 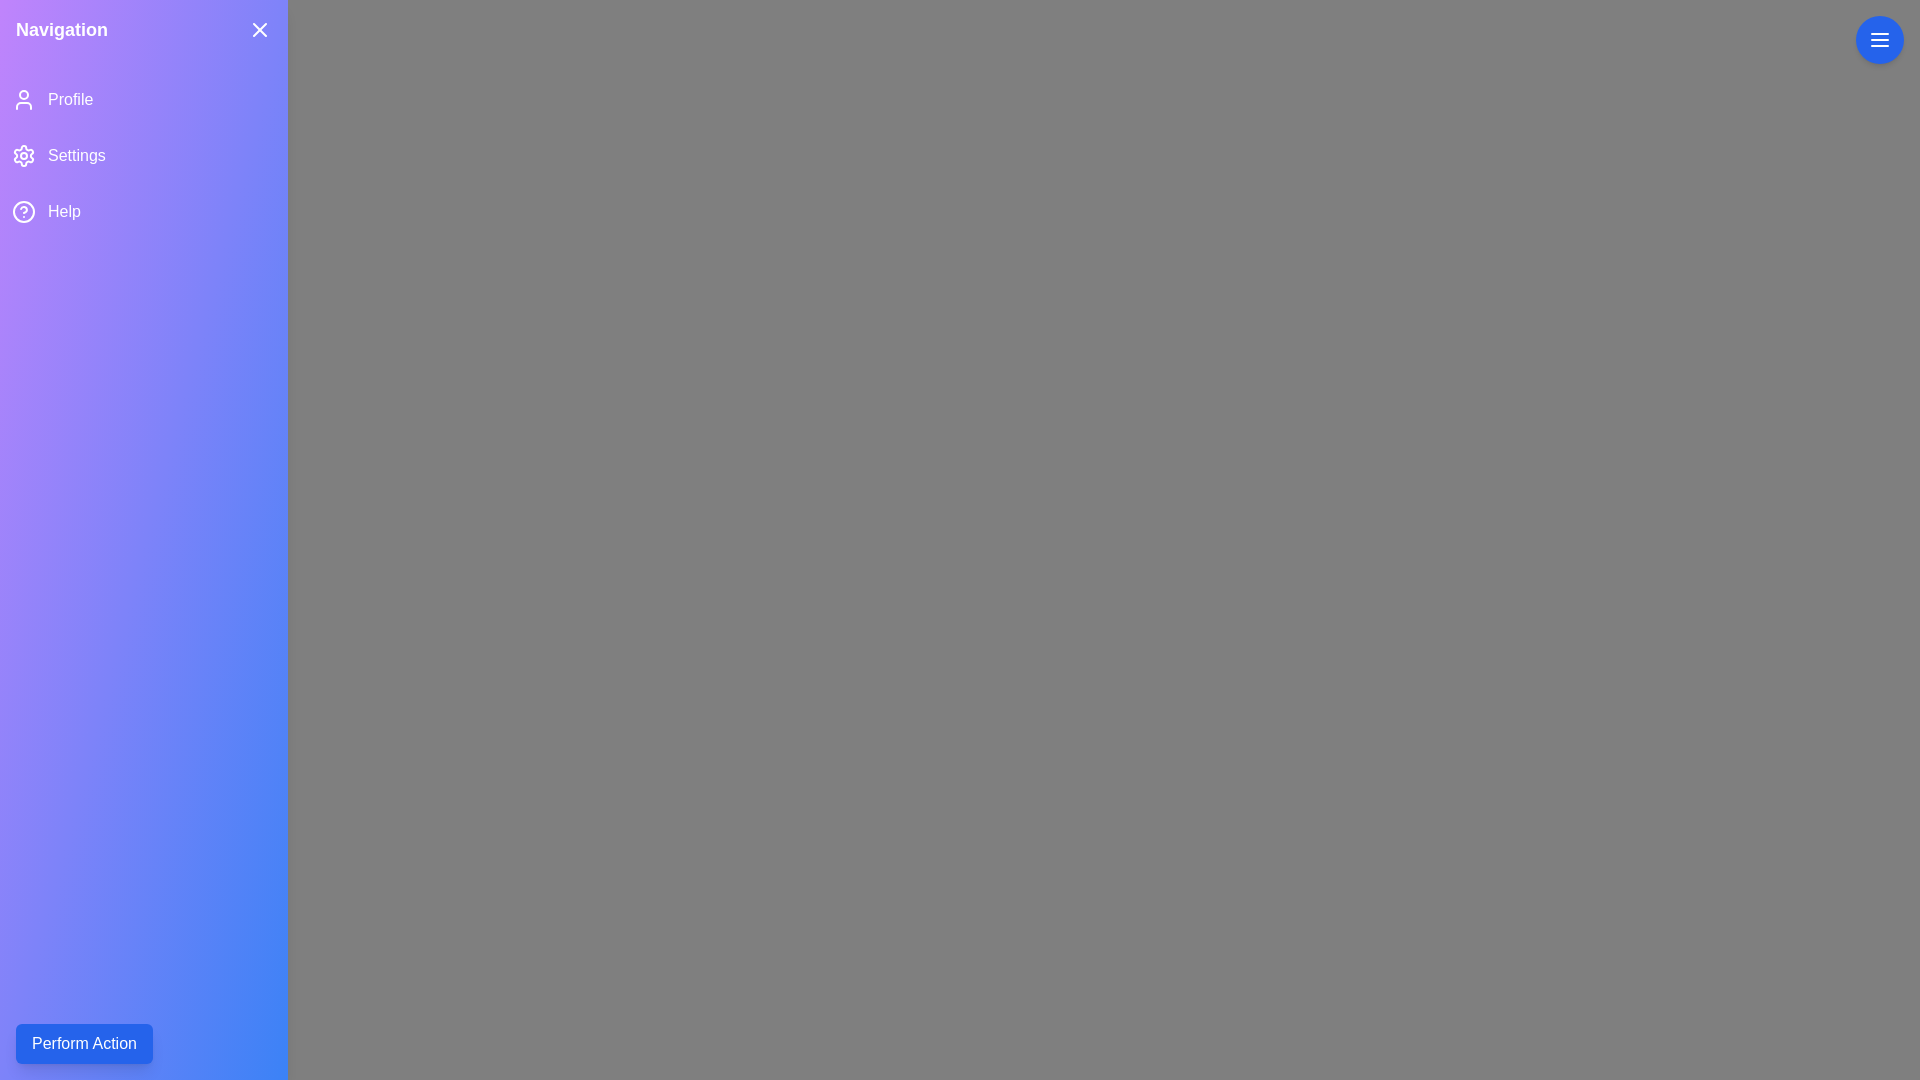 I want to click on the left-most help icon, so click(x=24, y=212).